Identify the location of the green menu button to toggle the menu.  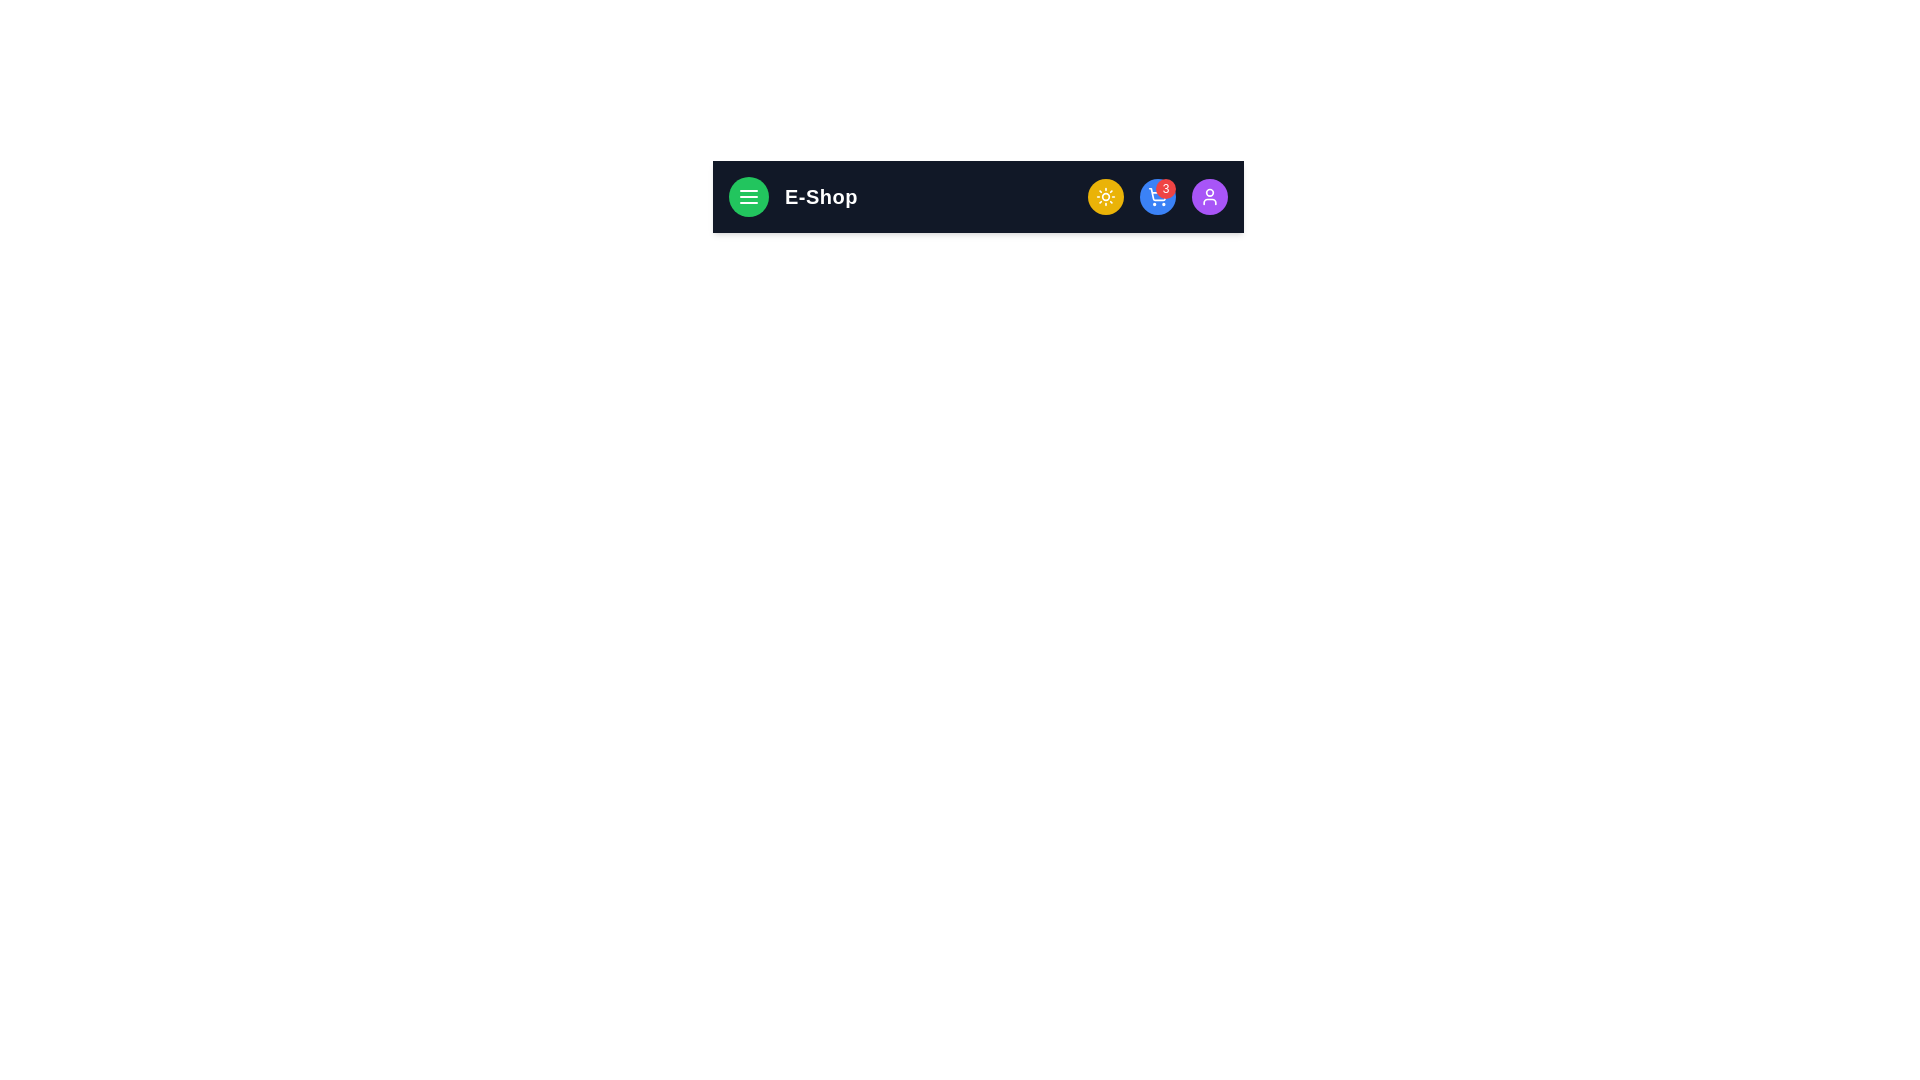
(747, 196).